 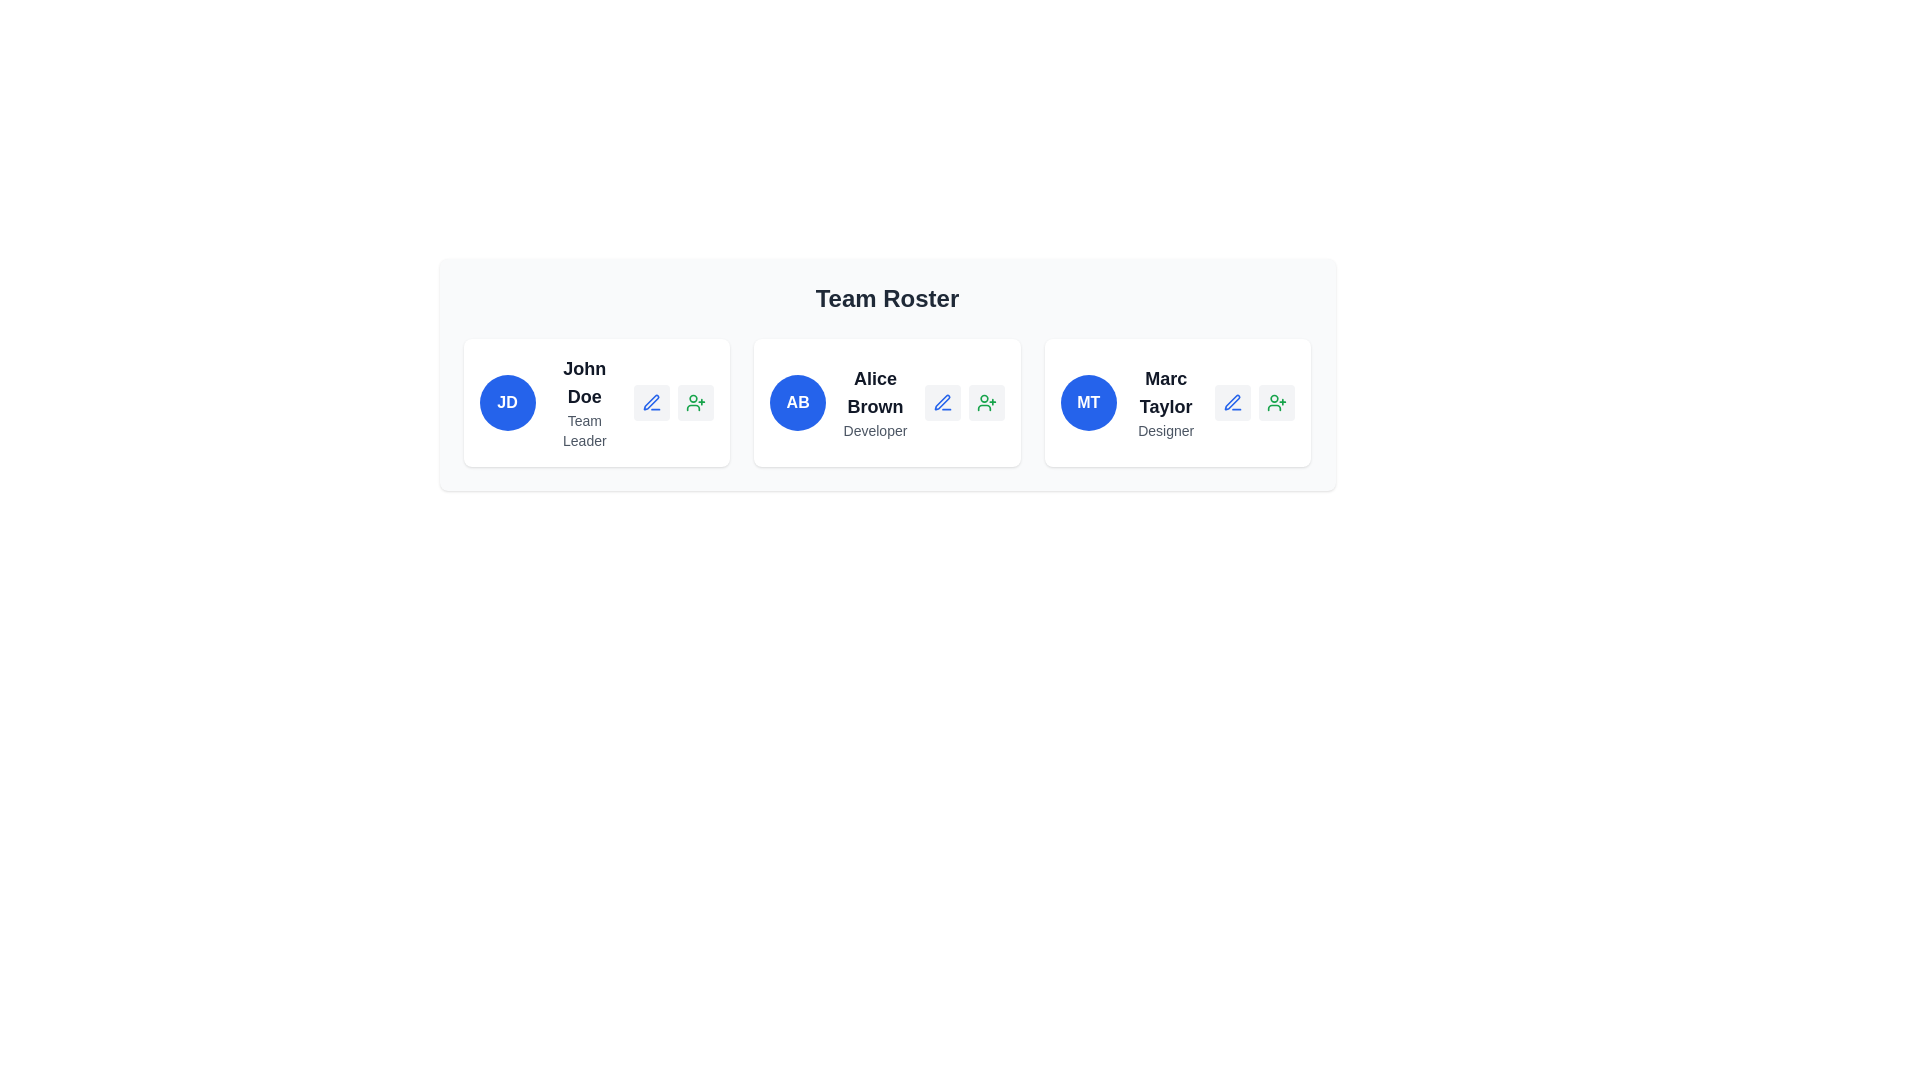 What do you see at coordinates (1178, 402) in the screenshot?
I see `the add icon on the interactive profile card for Marc Taylor, which is the third card in the 'Team Roster' section` at bounding box center [1178, 402].